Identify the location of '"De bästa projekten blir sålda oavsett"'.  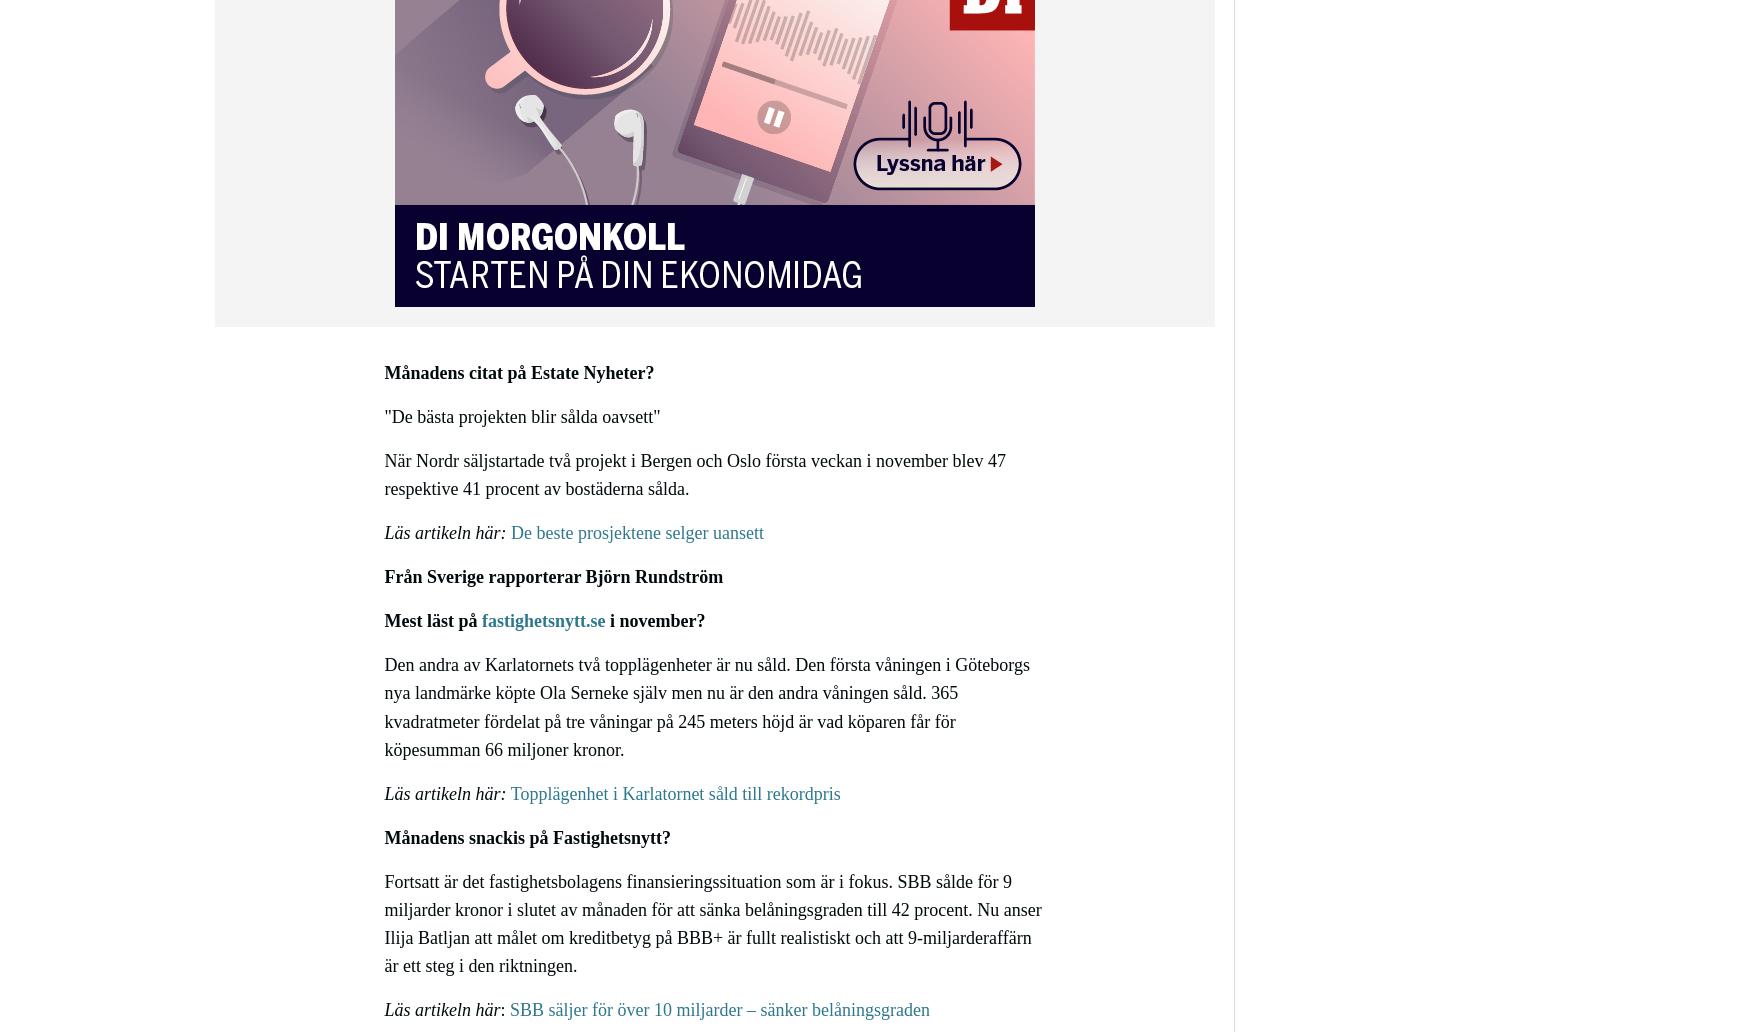
(521, 414).